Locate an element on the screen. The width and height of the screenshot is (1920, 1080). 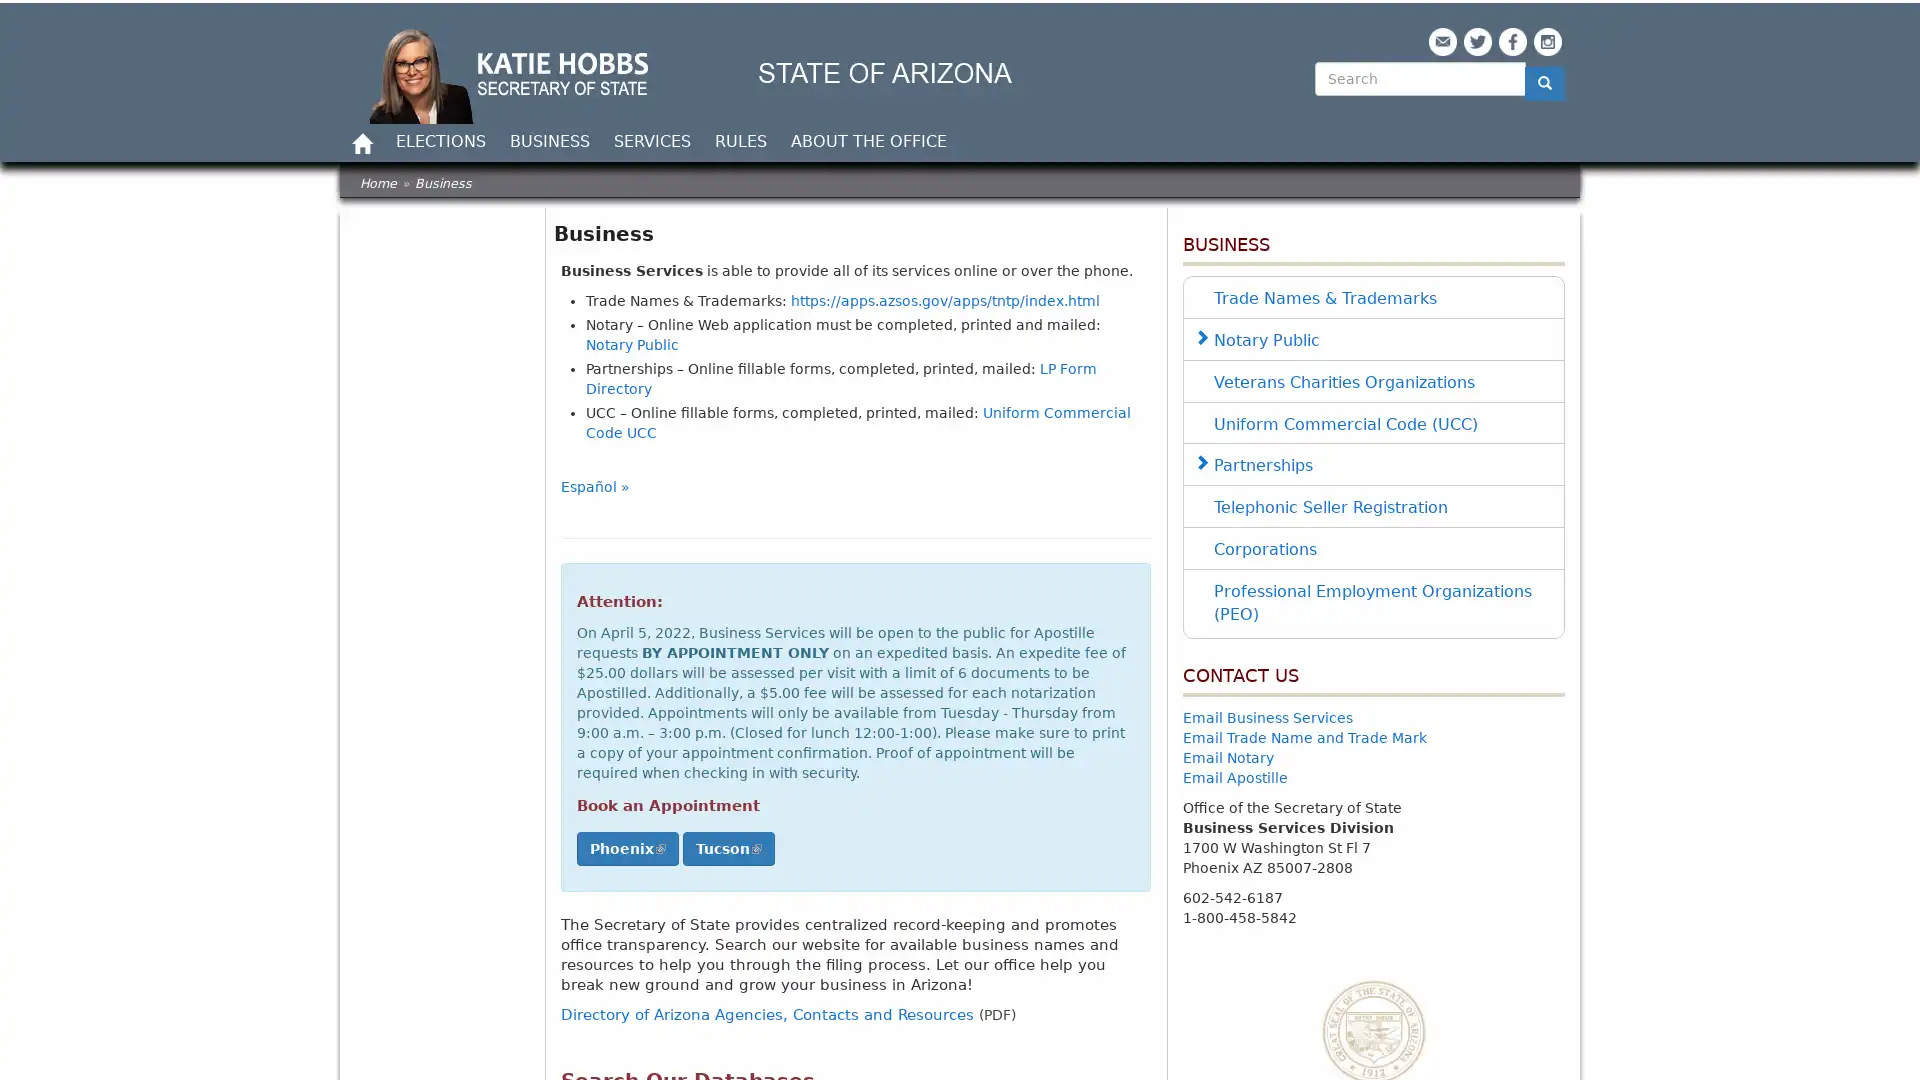
Search is located at coordinates (1328, 114).